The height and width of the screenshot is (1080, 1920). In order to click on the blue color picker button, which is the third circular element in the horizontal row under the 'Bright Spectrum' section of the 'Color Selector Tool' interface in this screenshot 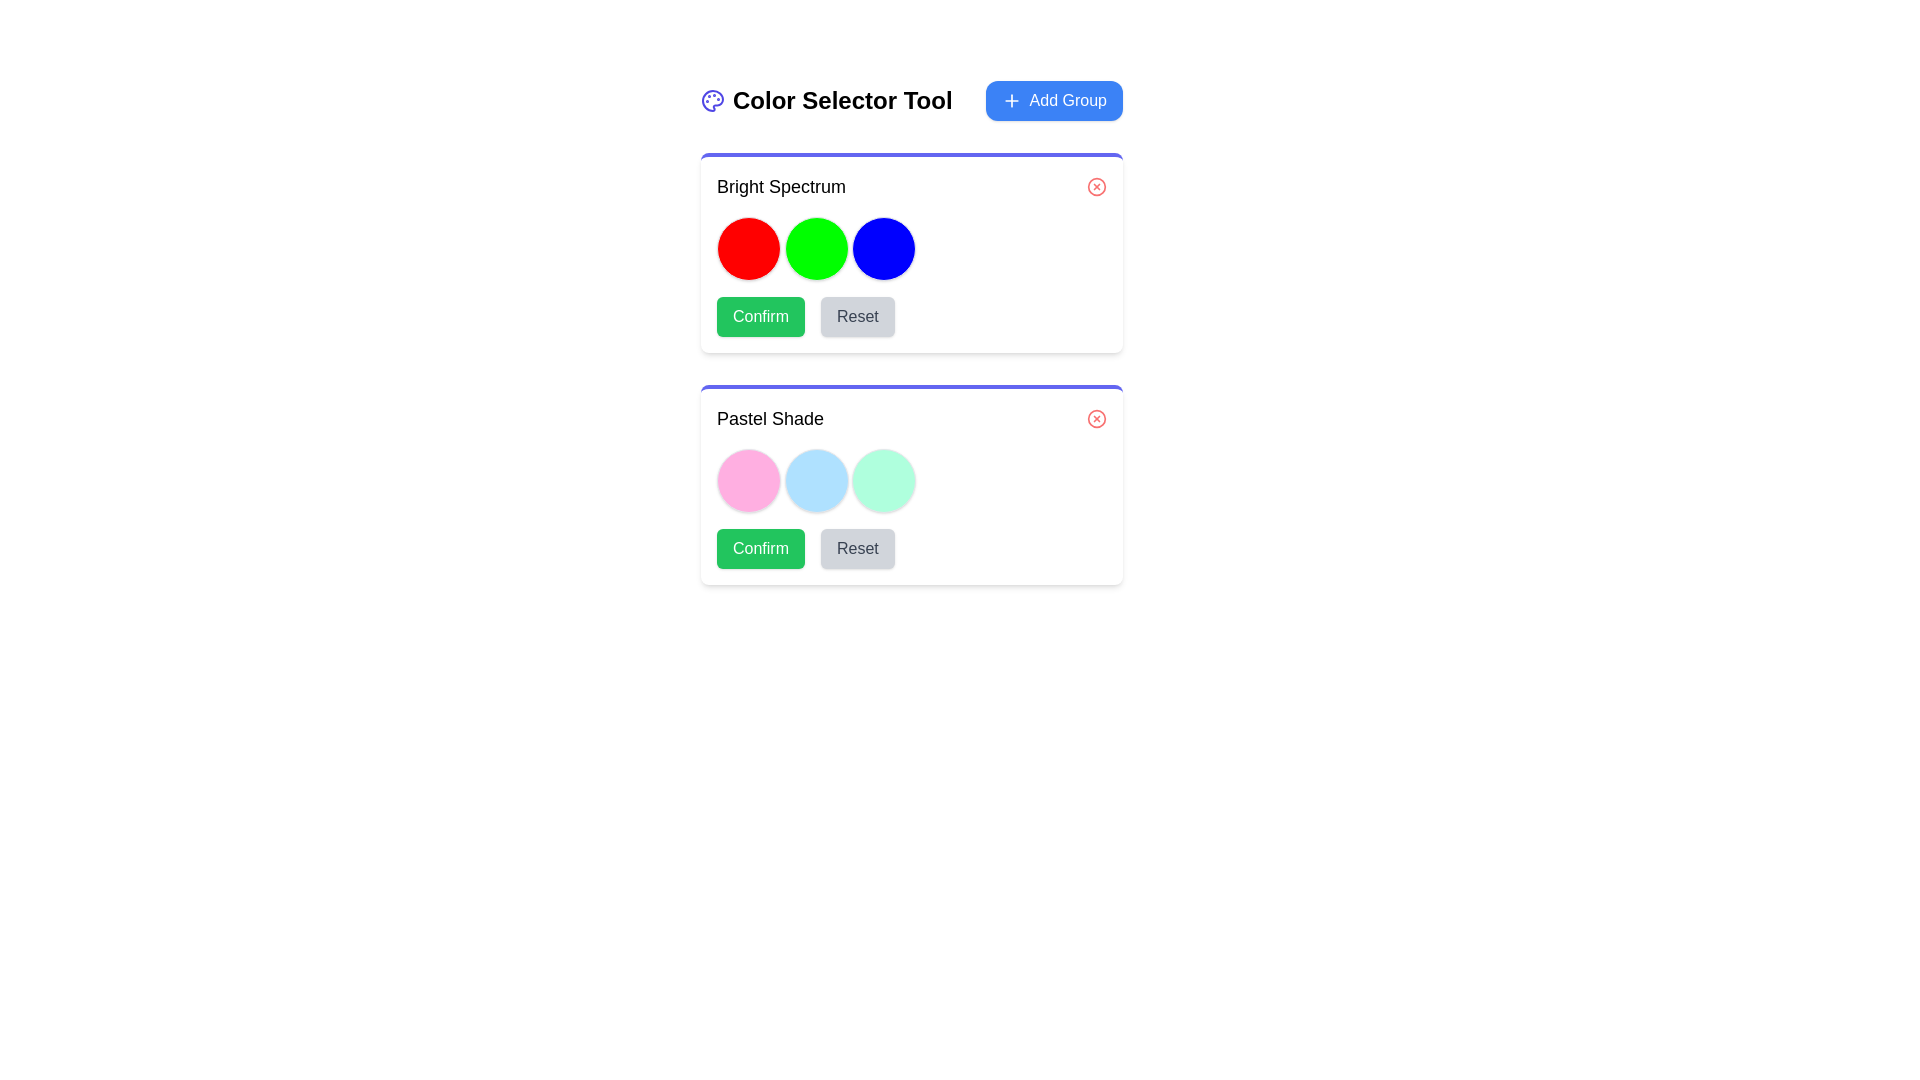, I will do `click(883, 248)`.